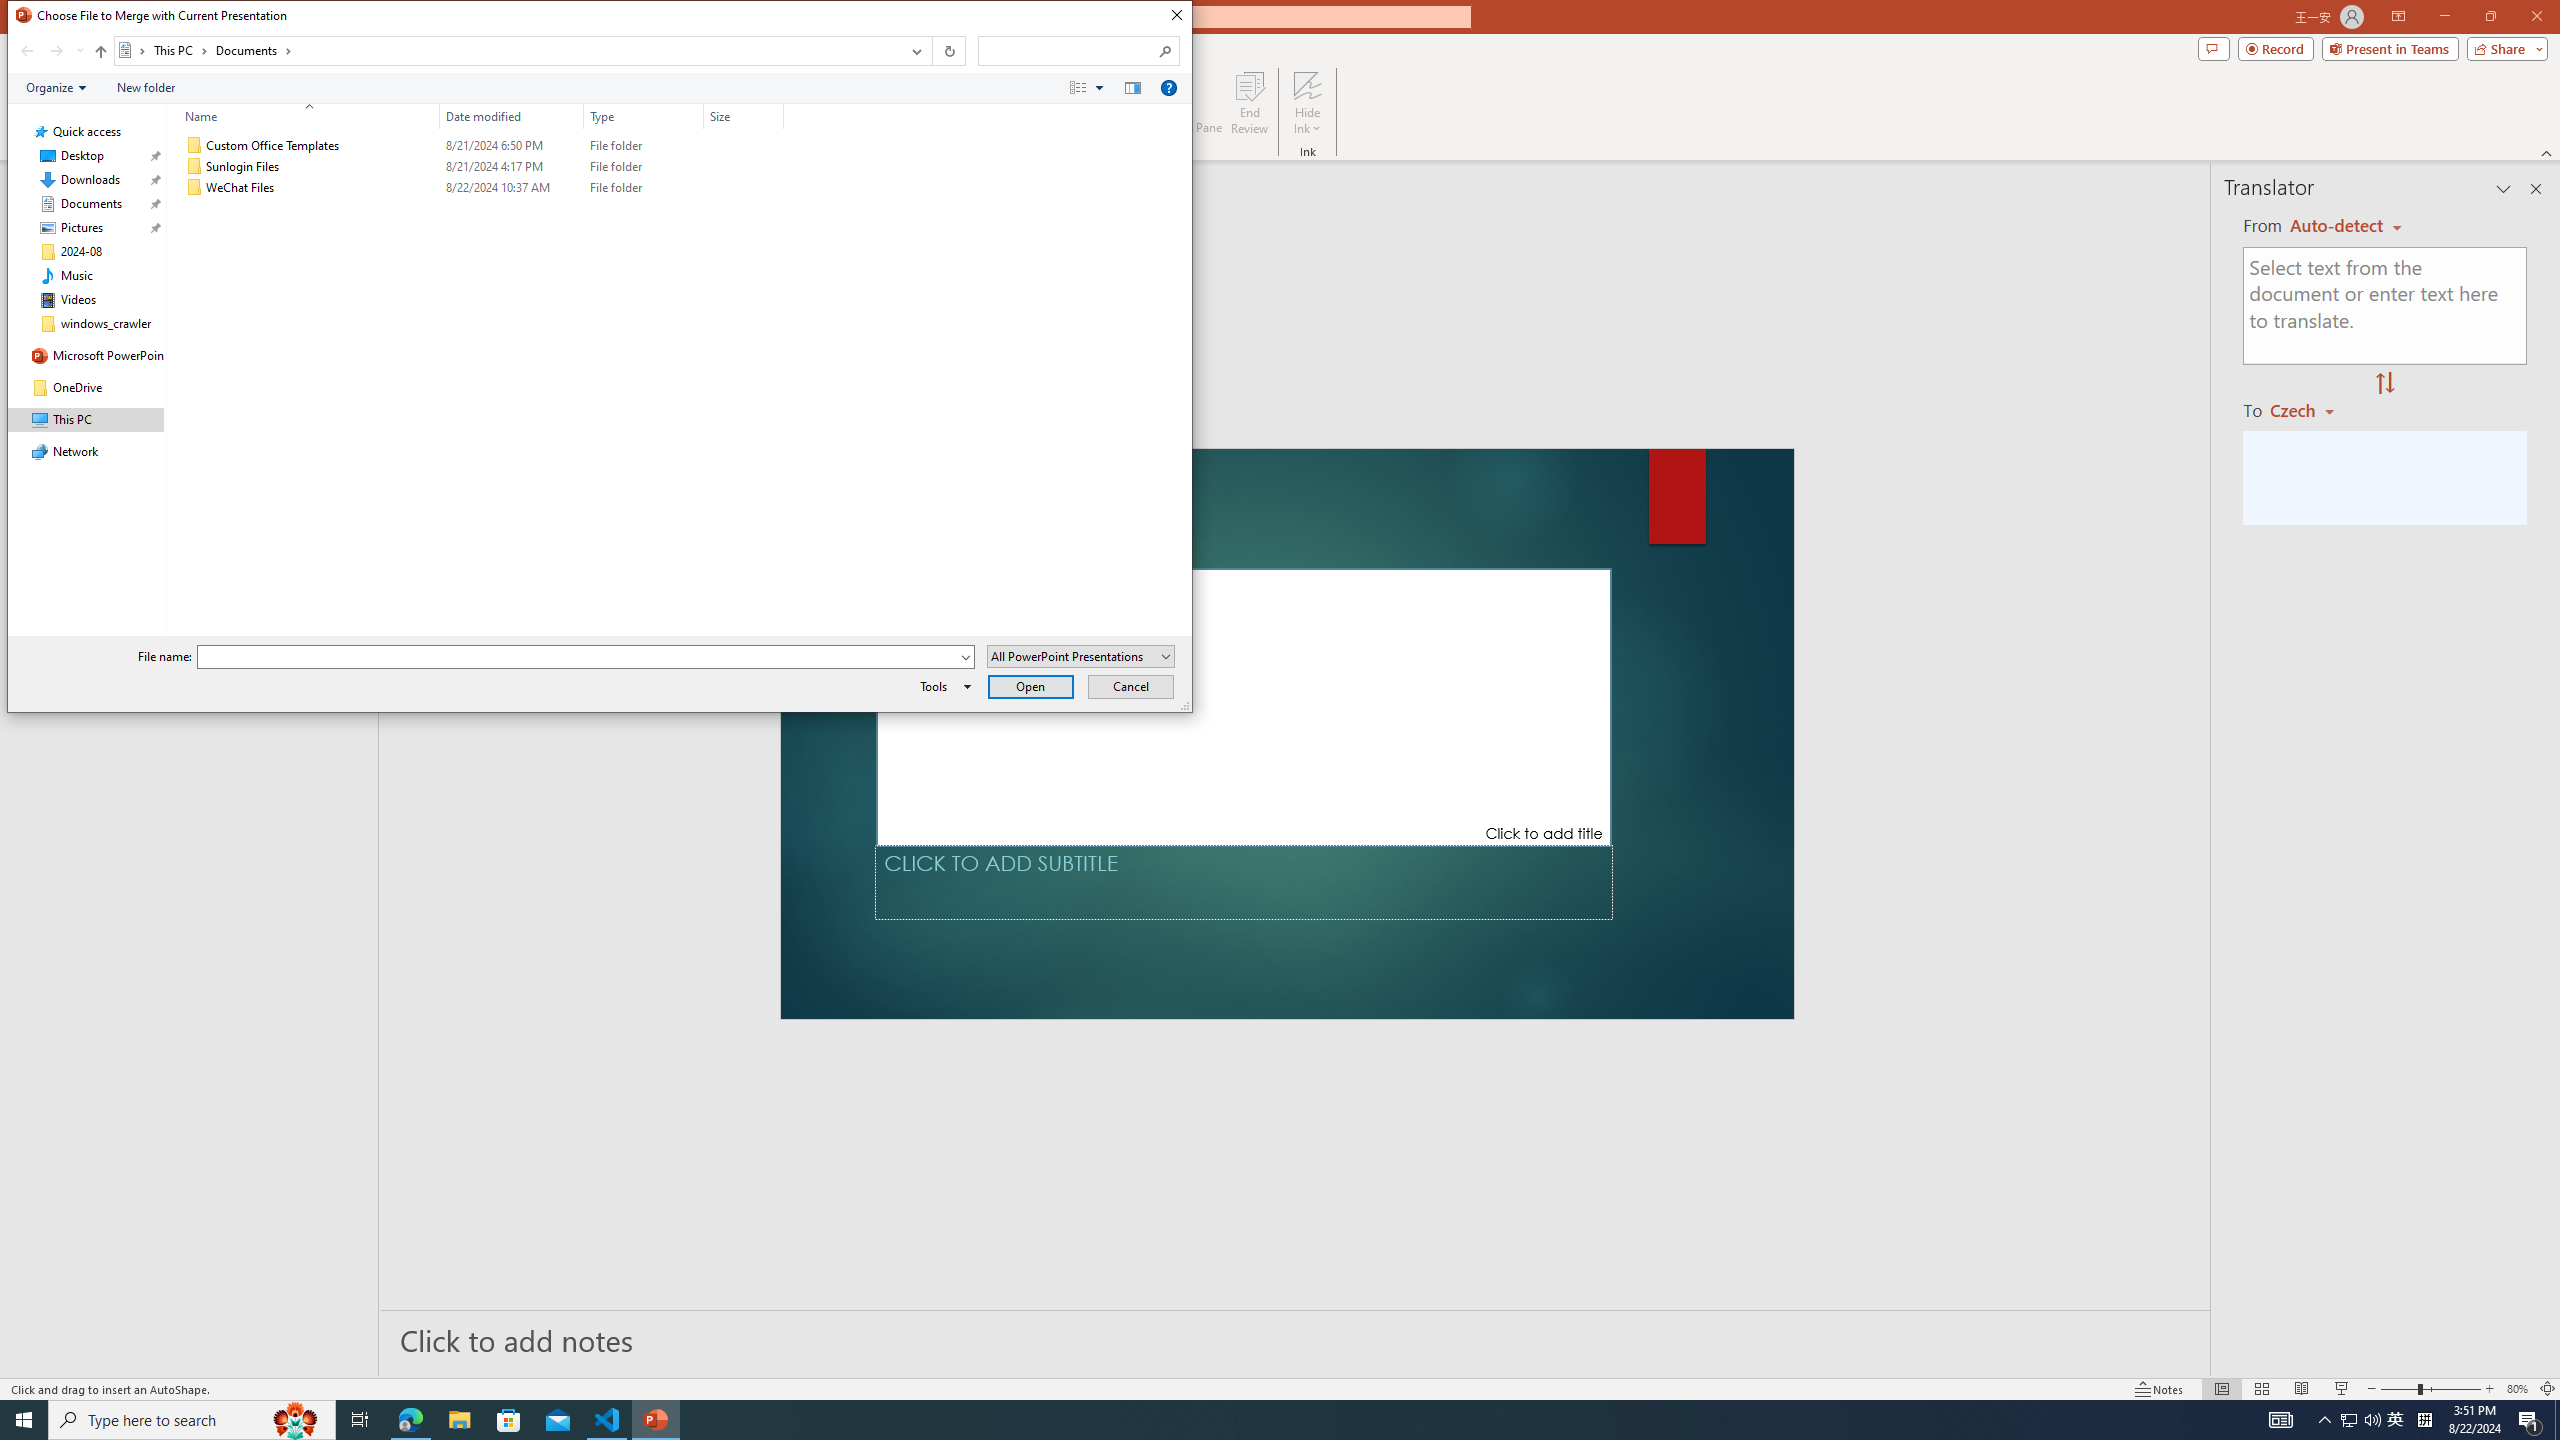 This screenshot has width=2560, height=1440. What do you see at coordinates (56, 87) in the screenshot?
I see `'Organize'` at bounding box center [56, 87].